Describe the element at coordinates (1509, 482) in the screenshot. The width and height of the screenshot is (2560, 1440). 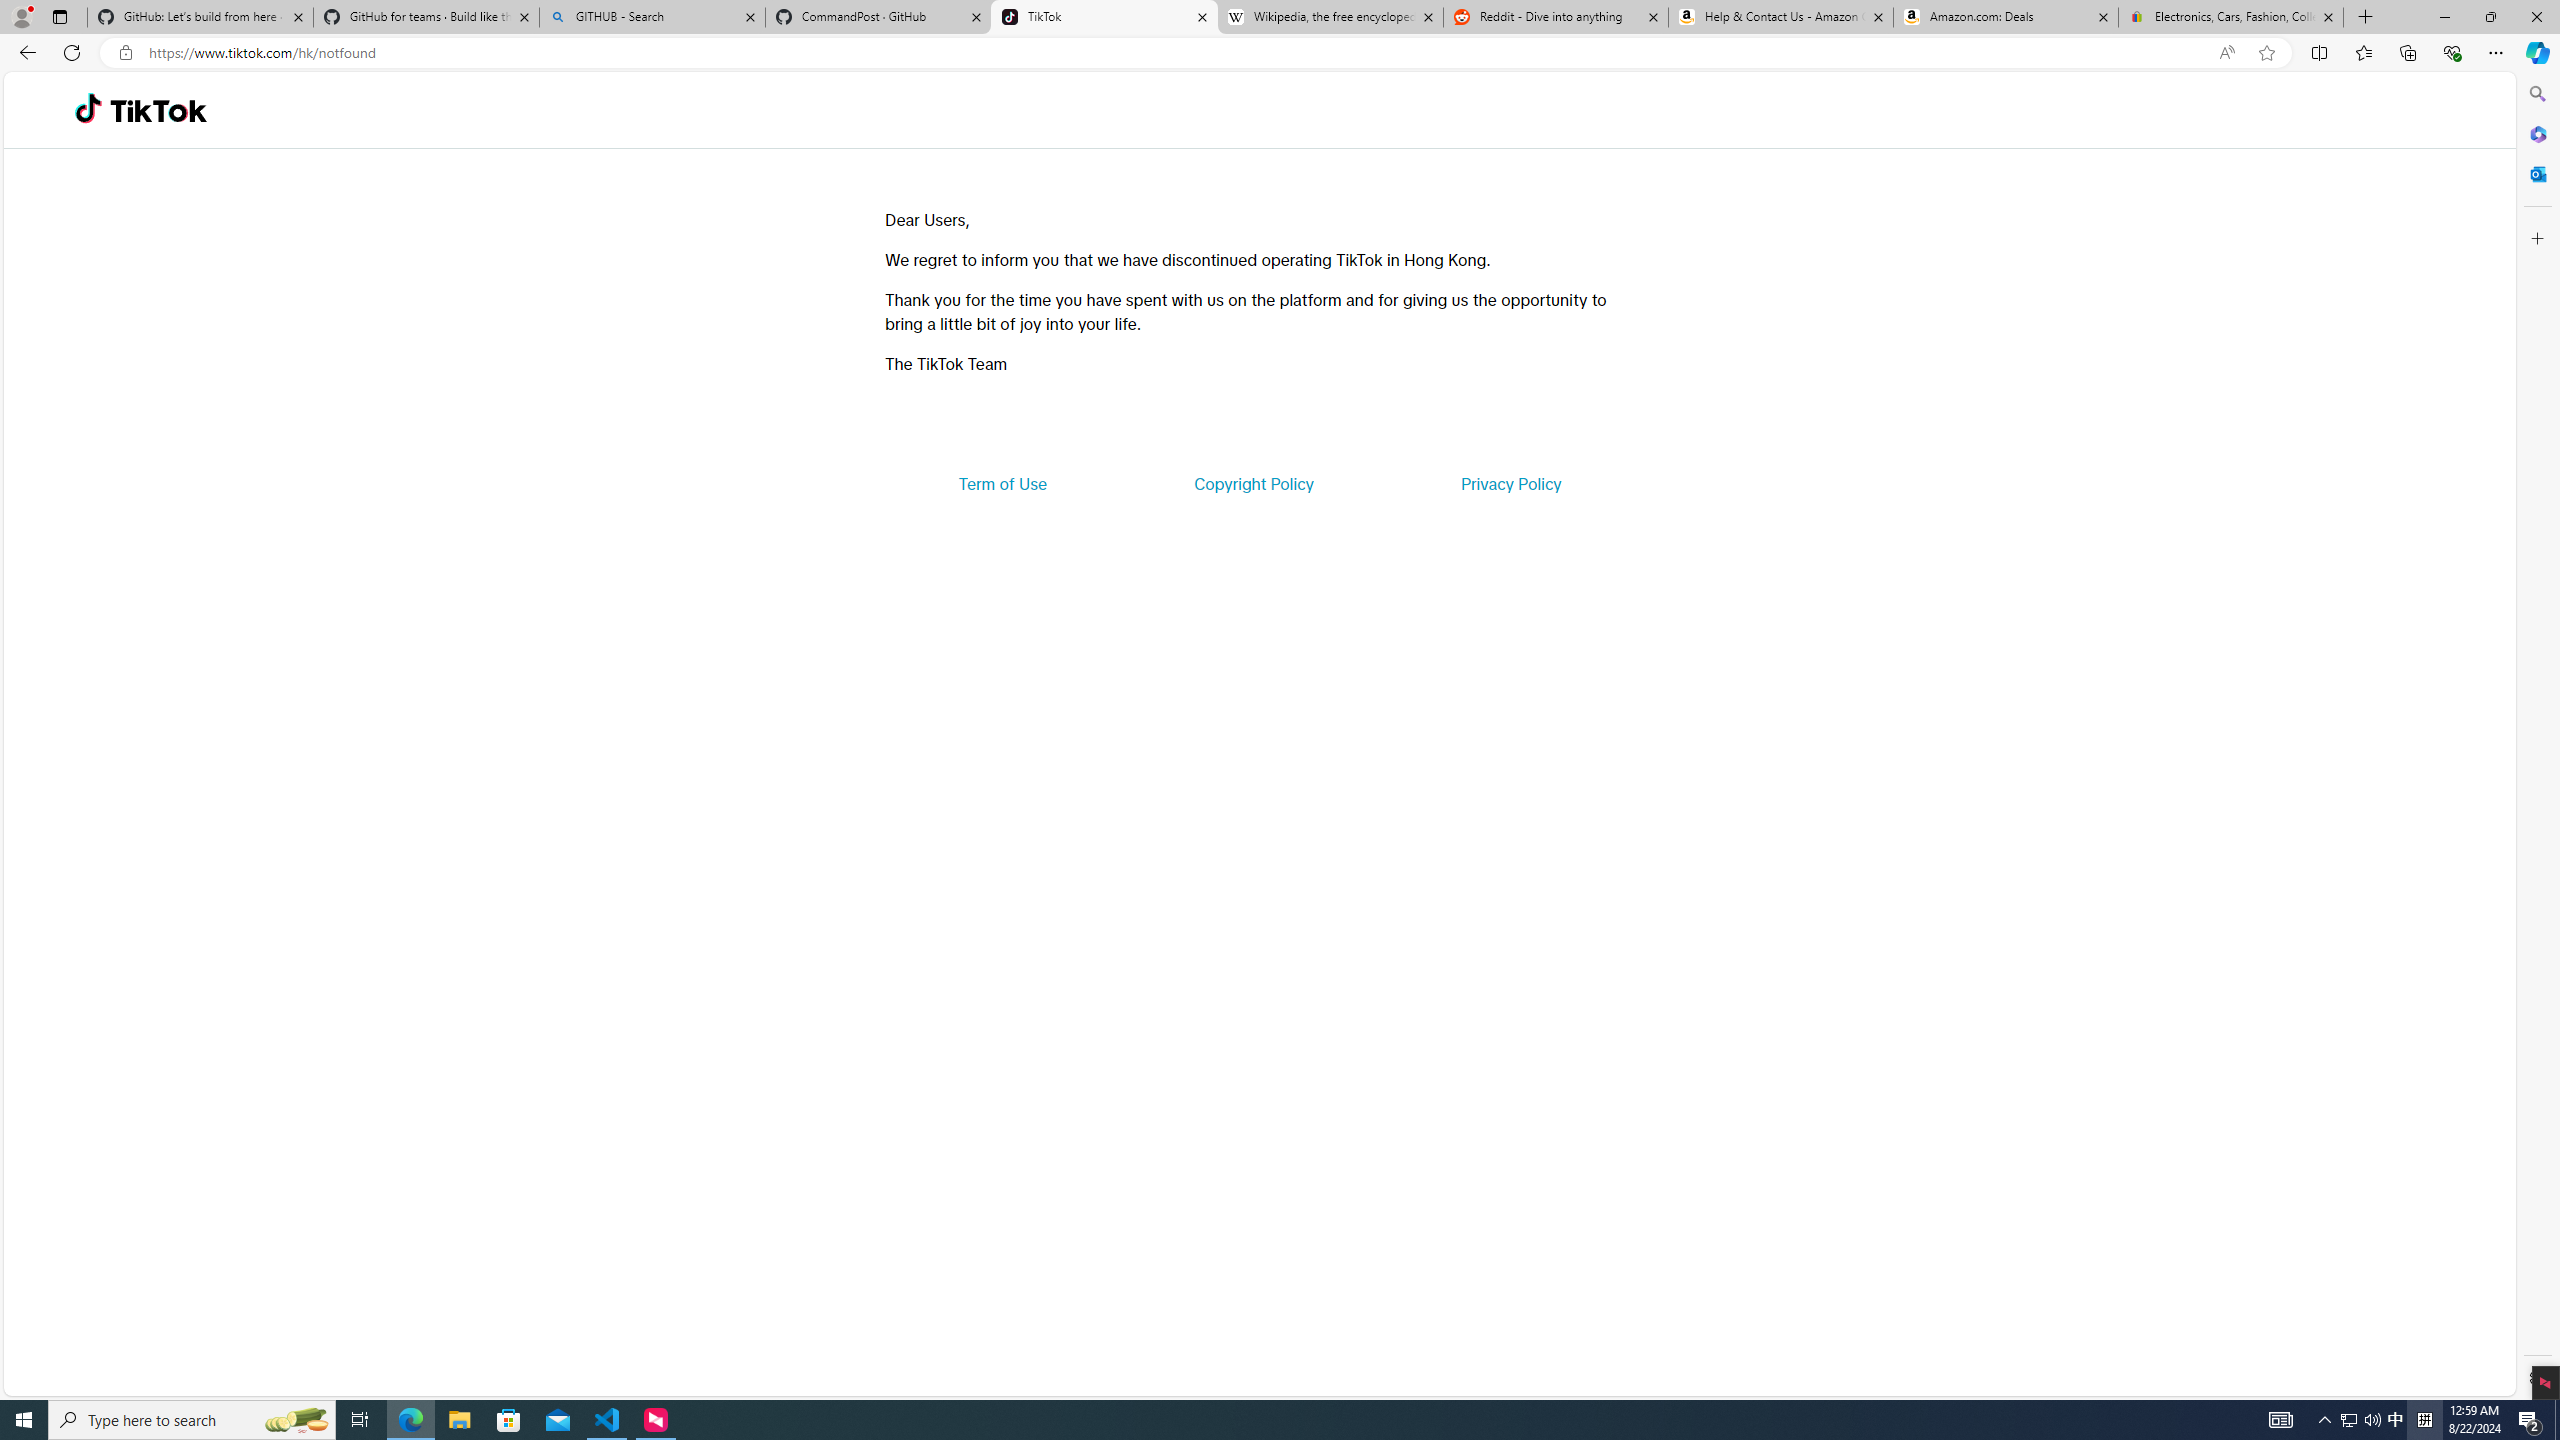
I see `'Privacy Policy'` at that location.